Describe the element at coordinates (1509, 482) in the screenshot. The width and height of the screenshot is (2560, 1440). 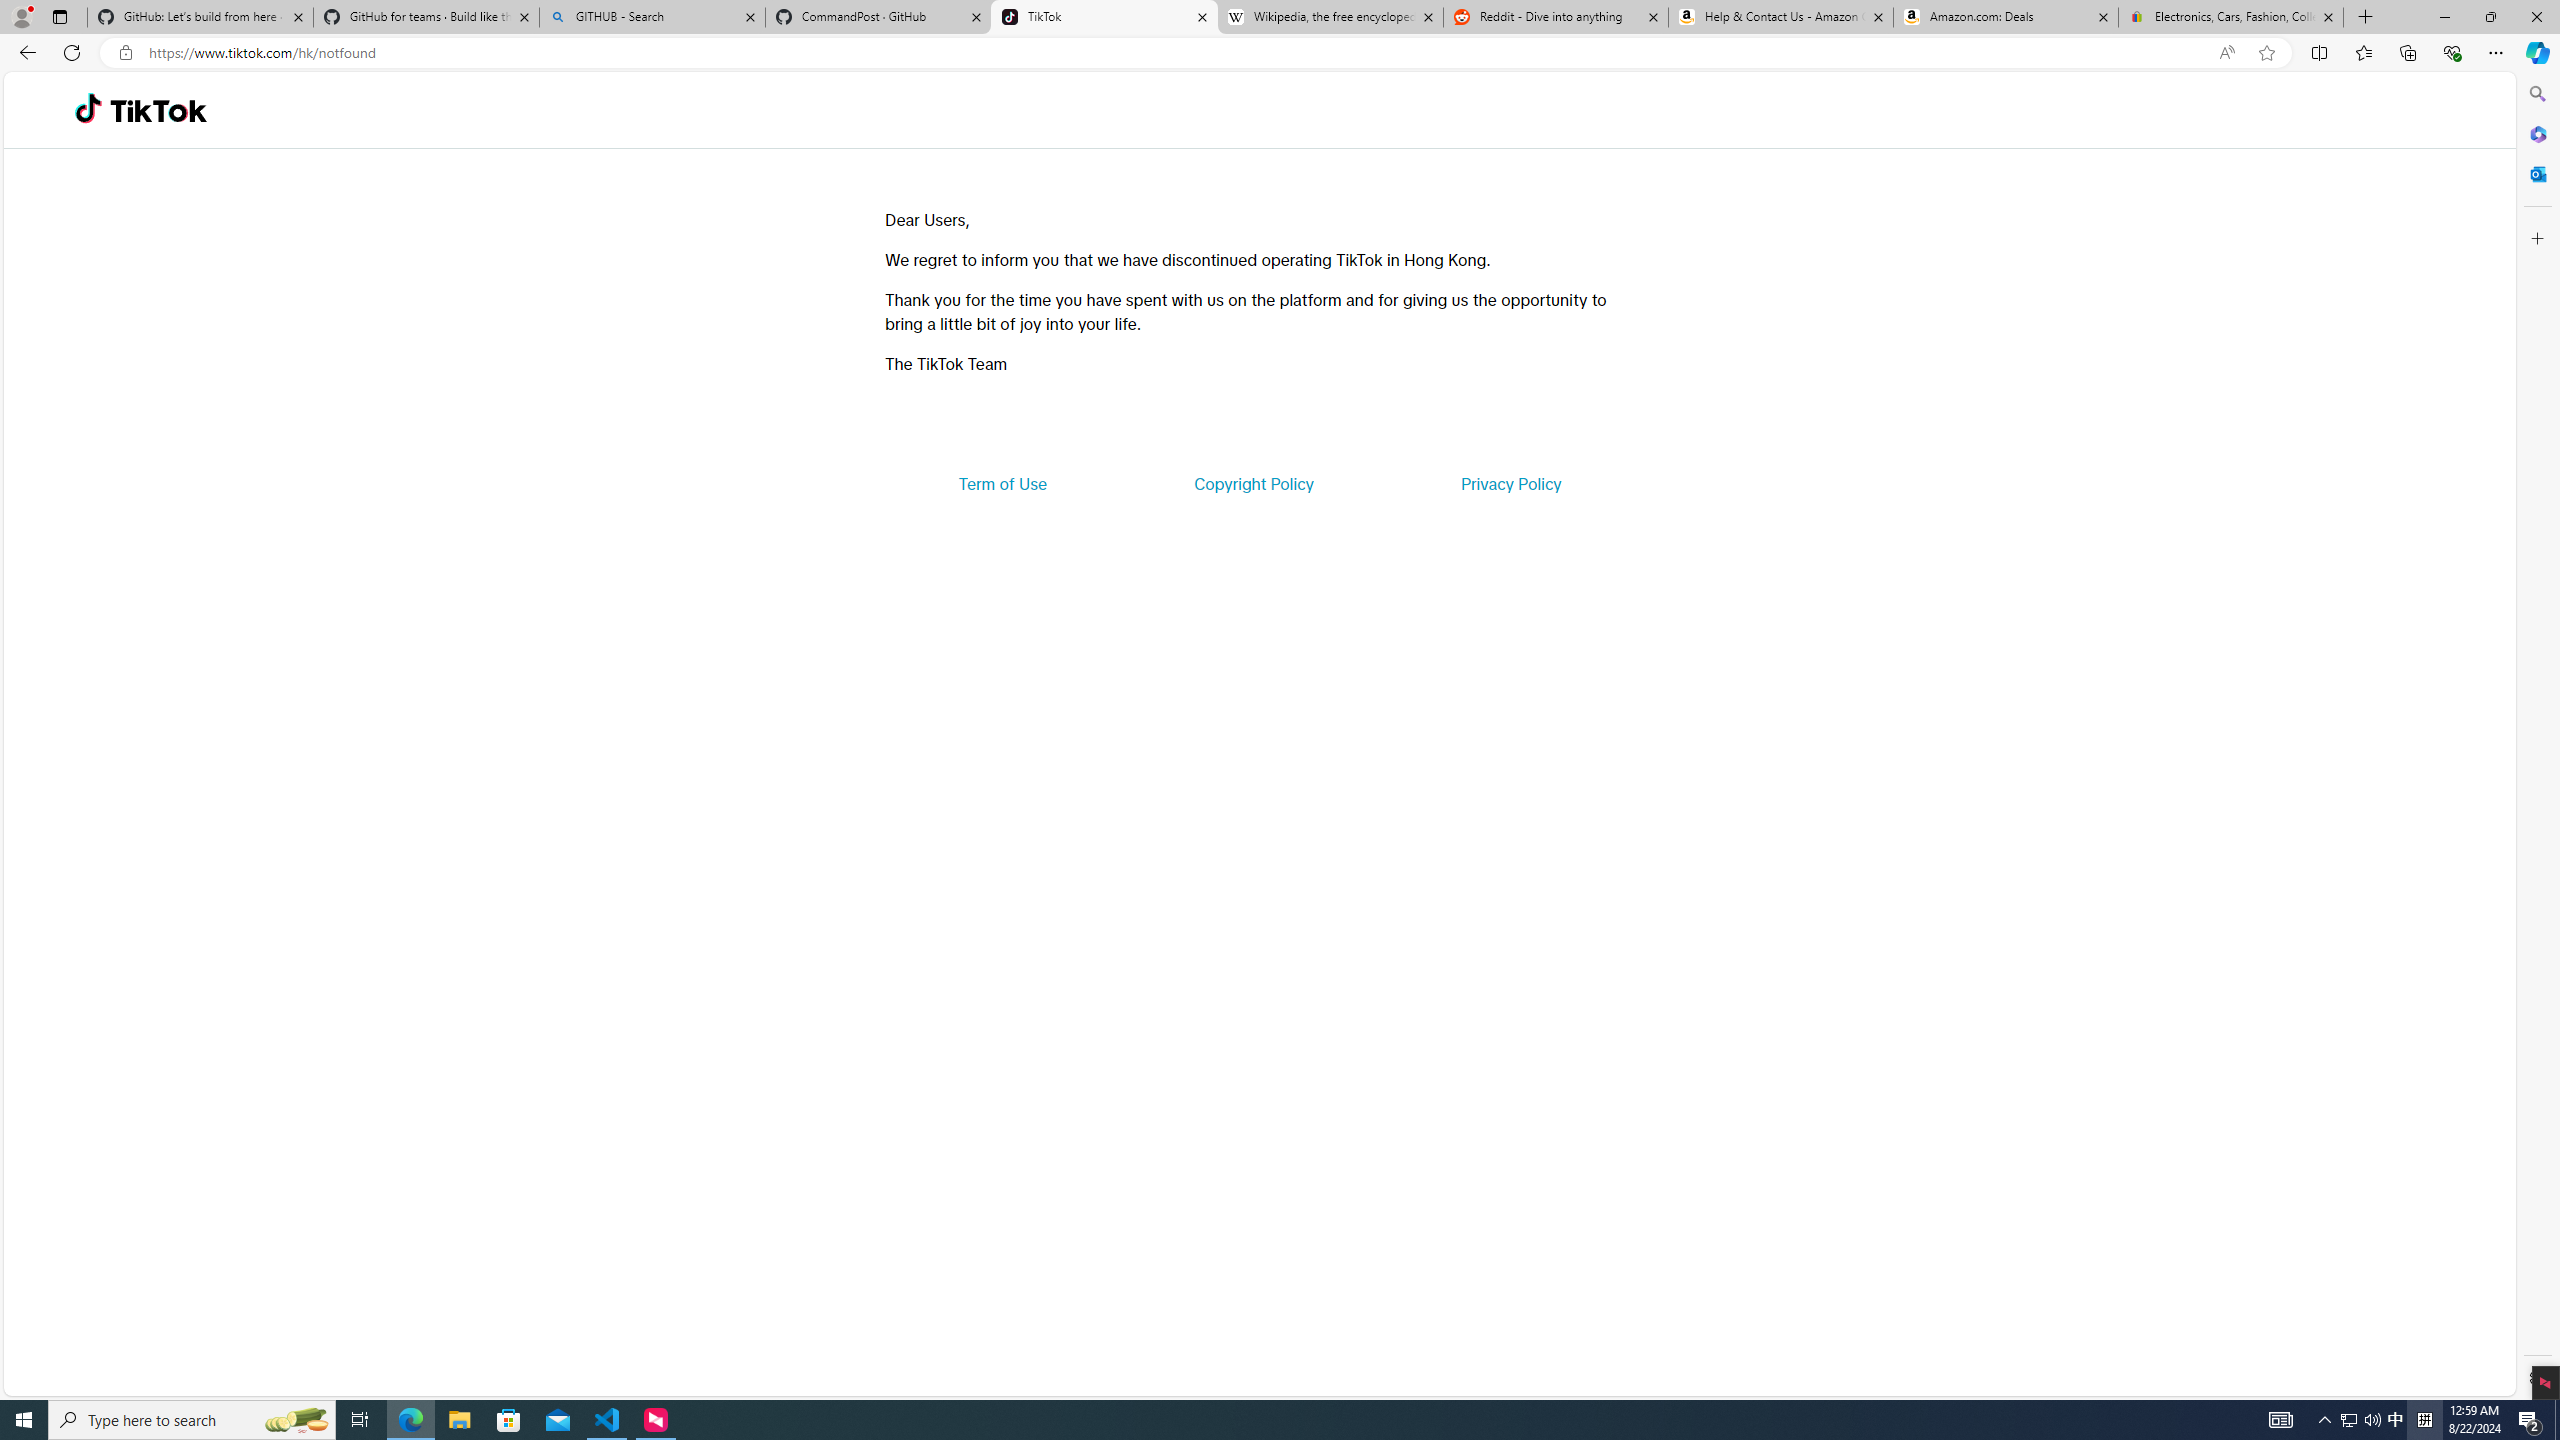
I see `'Privacy Policy'` at that location.